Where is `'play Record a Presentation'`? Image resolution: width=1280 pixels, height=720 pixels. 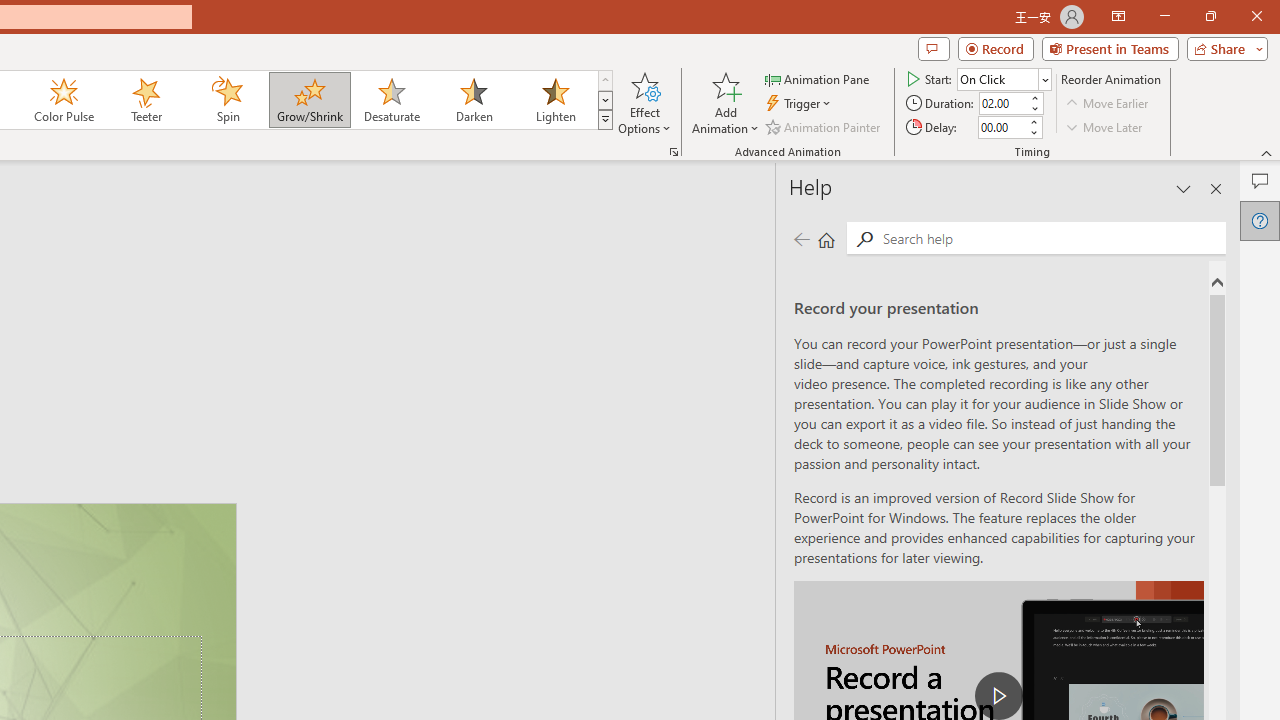 'play Record a Presentation' is located at coordinates (999, 694).